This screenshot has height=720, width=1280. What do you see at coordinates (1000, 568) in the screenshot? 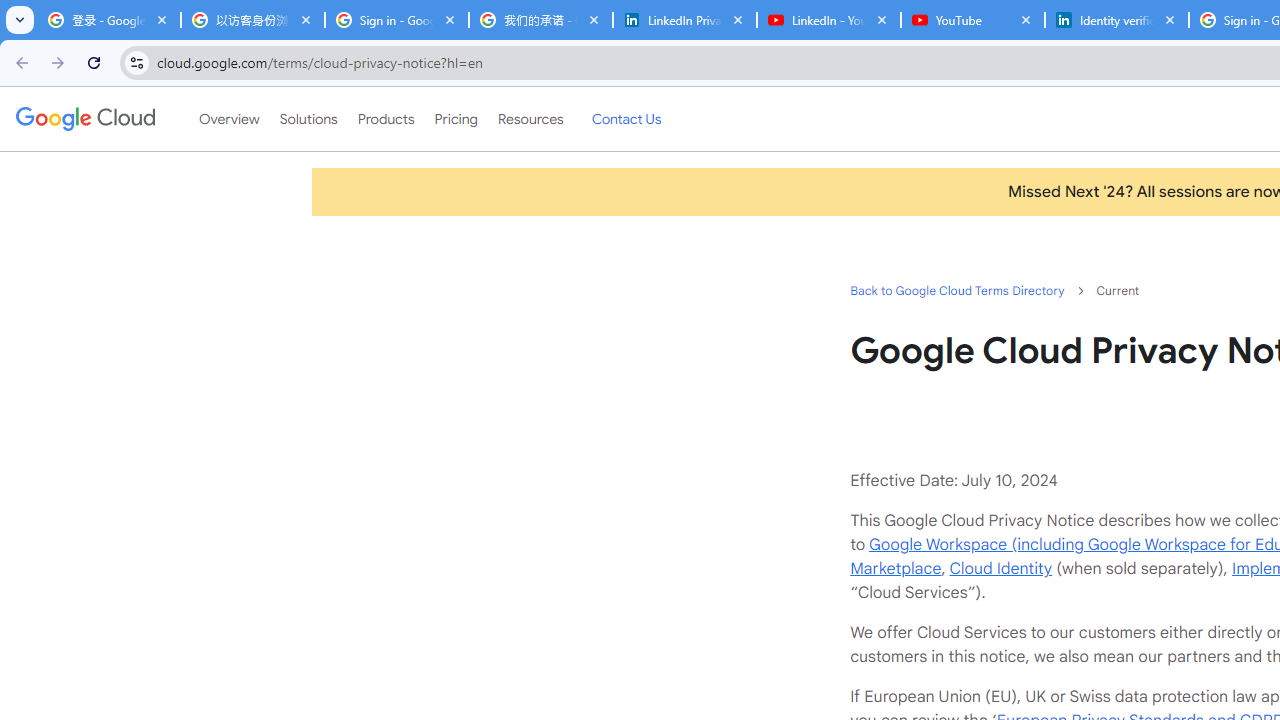
I see `'Cloud Identity'` at bounding box center [1000, 568].